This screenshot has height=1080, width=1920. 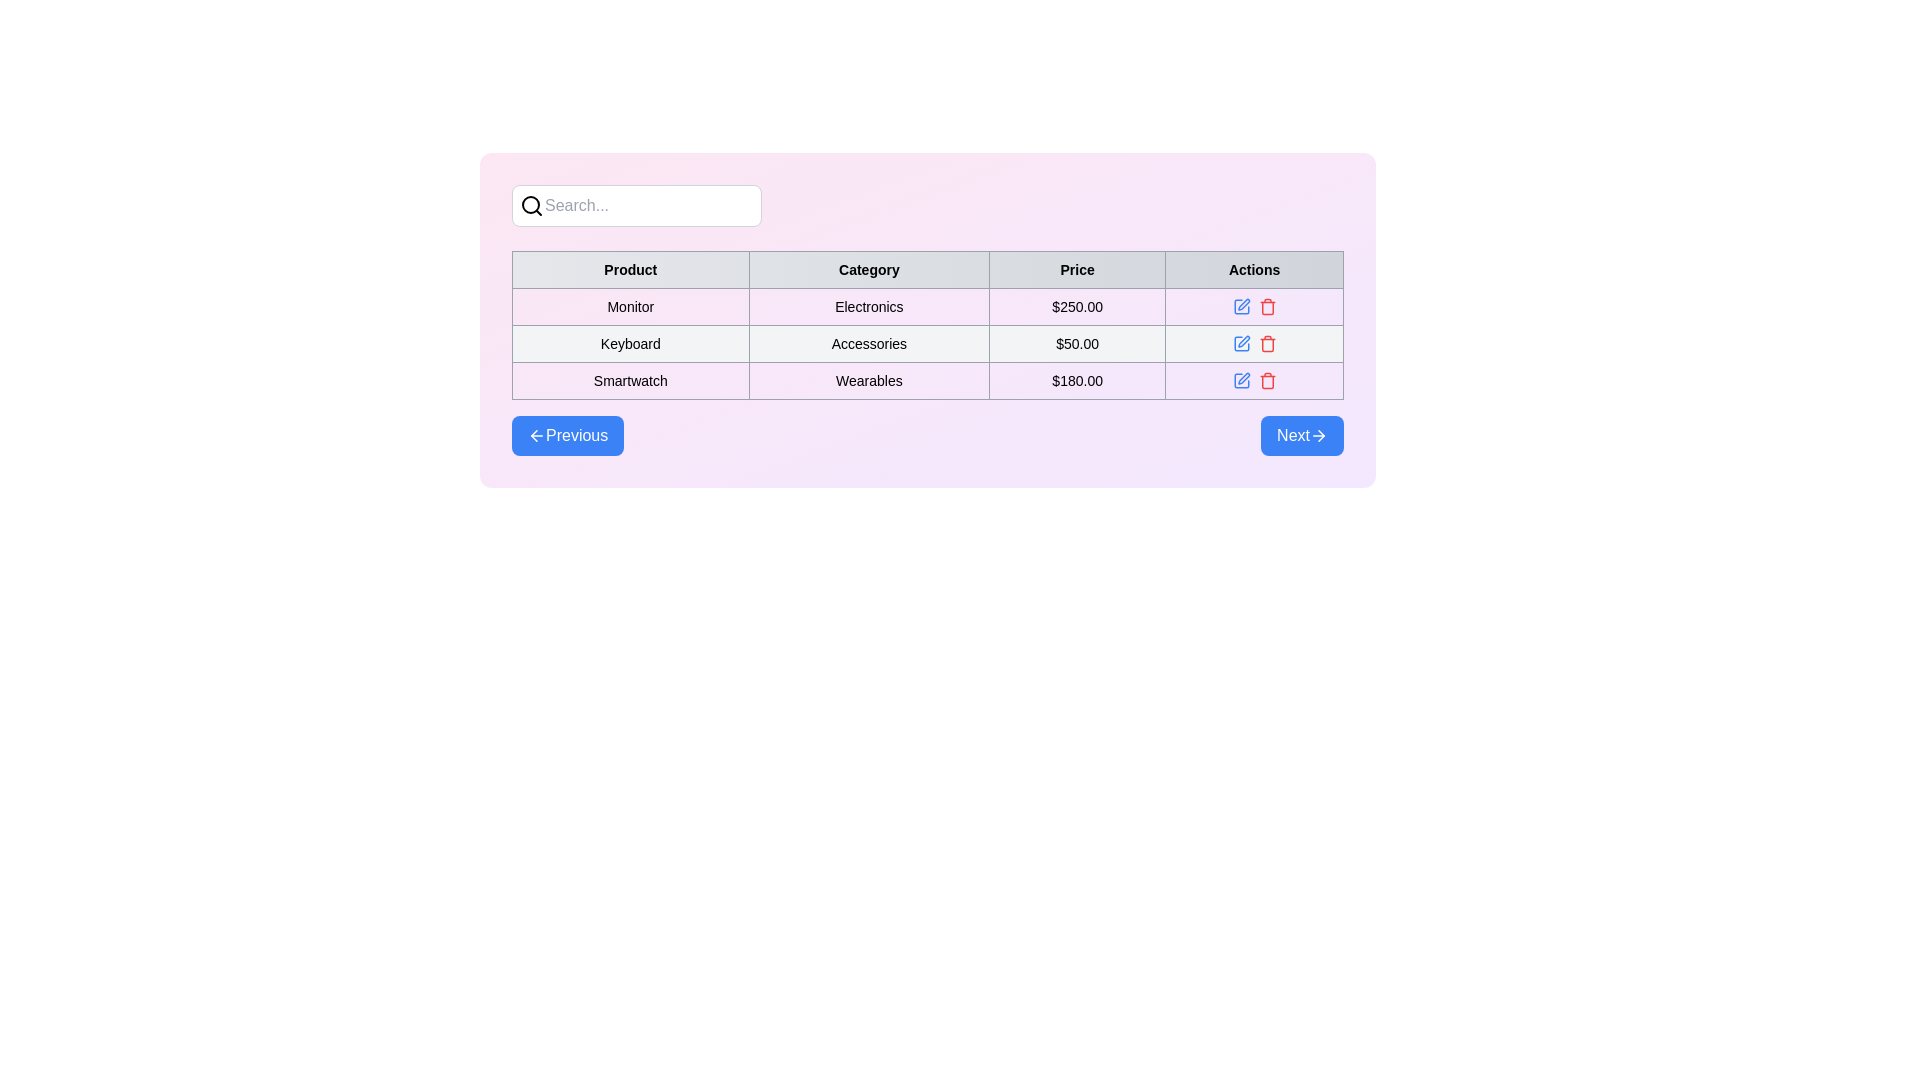 What do you see at coordinates (629, 270) in the screenshot?
I see `the Table Header Cell with the text 'Product', which is the first entry in the header row of the table, located in the top-left corner with a light gray background and bordered black text` at bounding box center [629, 270].